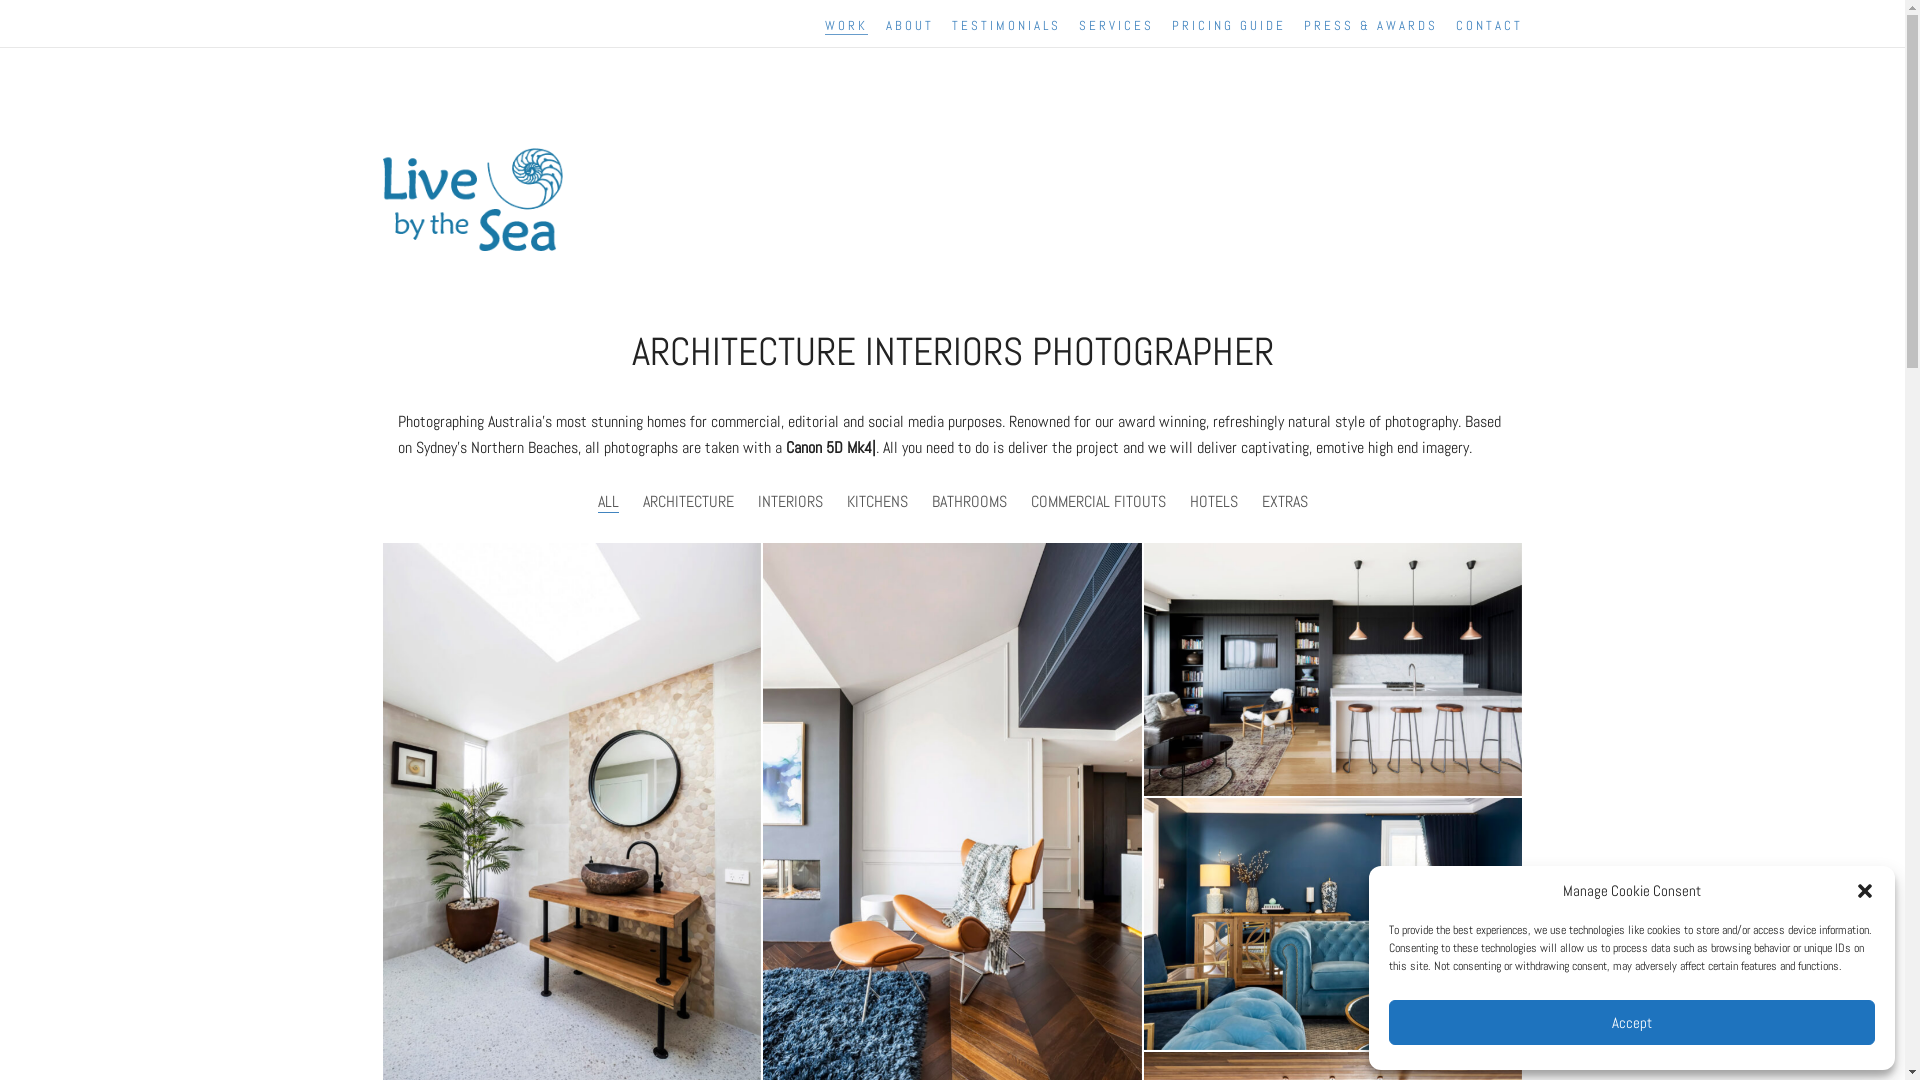  I want to click on 'SERVICES', so click(1114, 25).